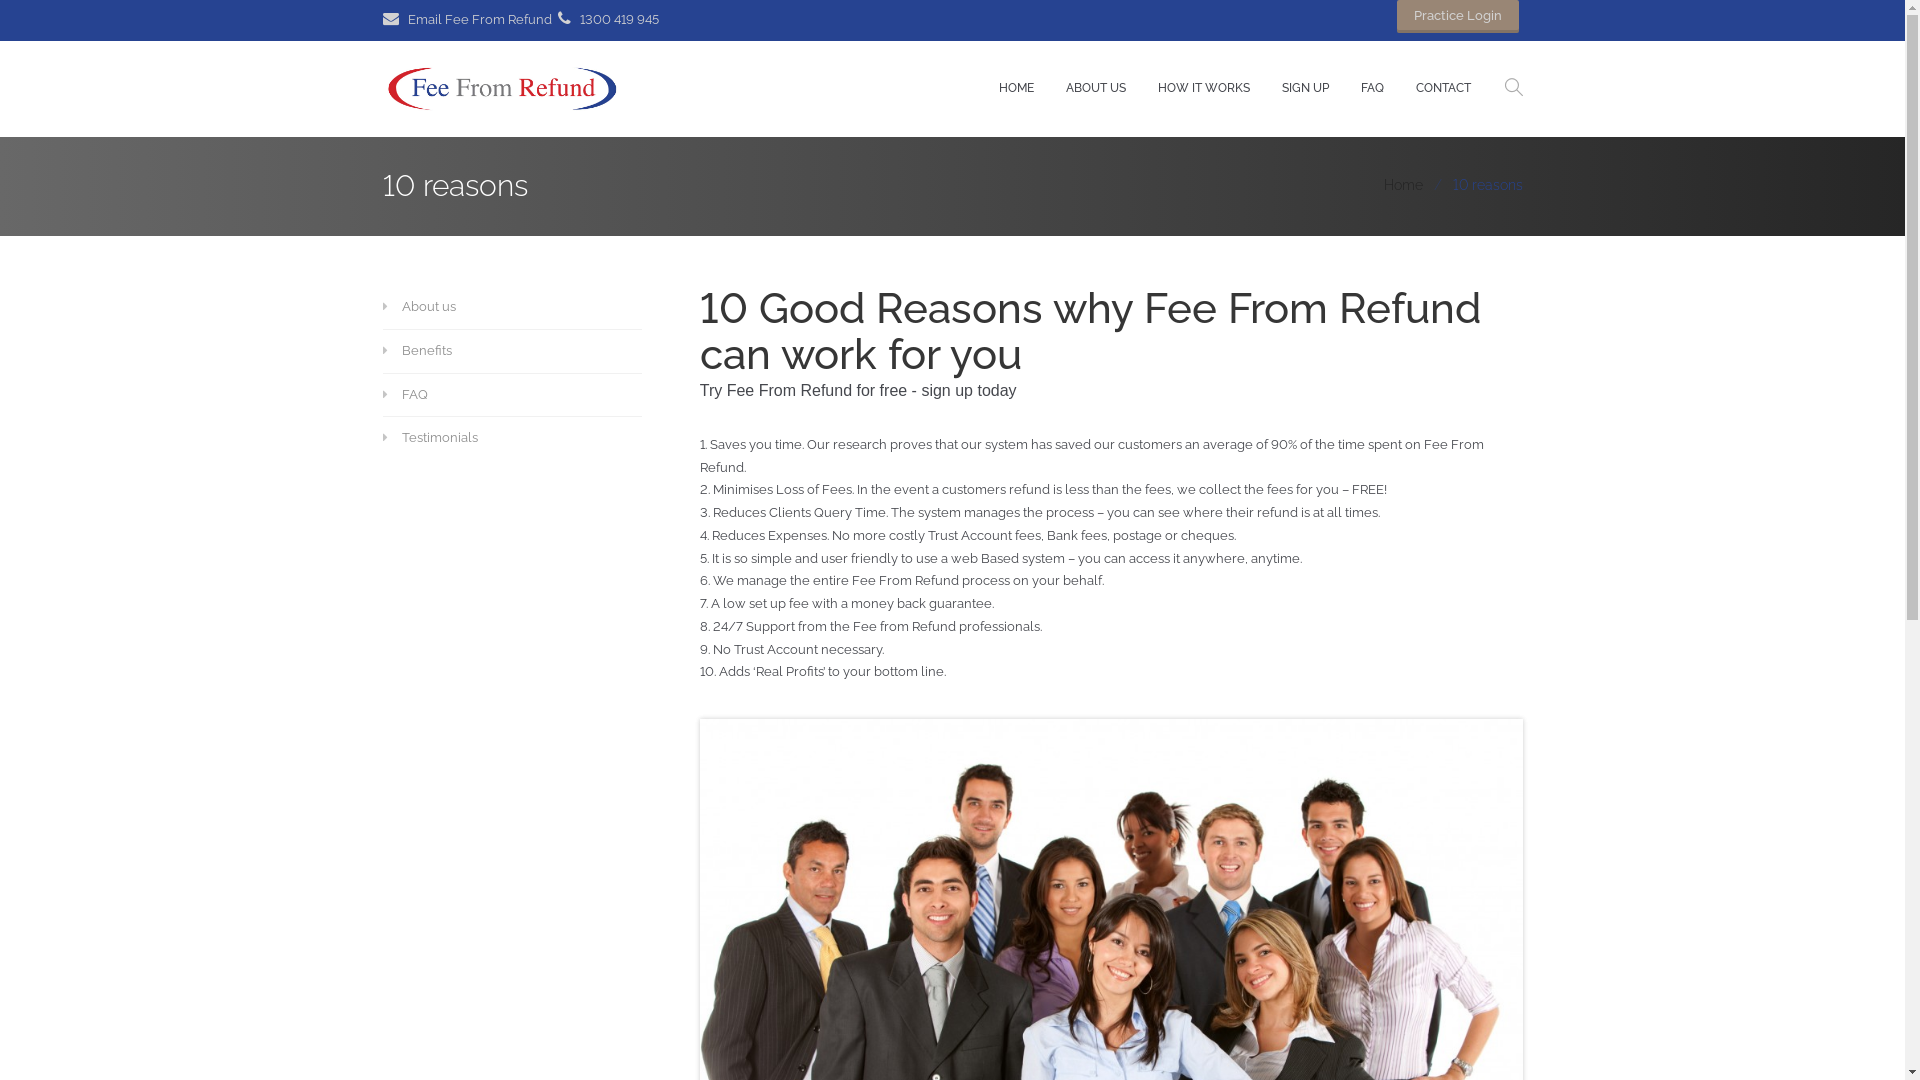 The height and width of the screenshot is (1080, 1920). Describe the element at coordinates (498, 437) in the screenshot. I see `'Testimonials'` at that location.